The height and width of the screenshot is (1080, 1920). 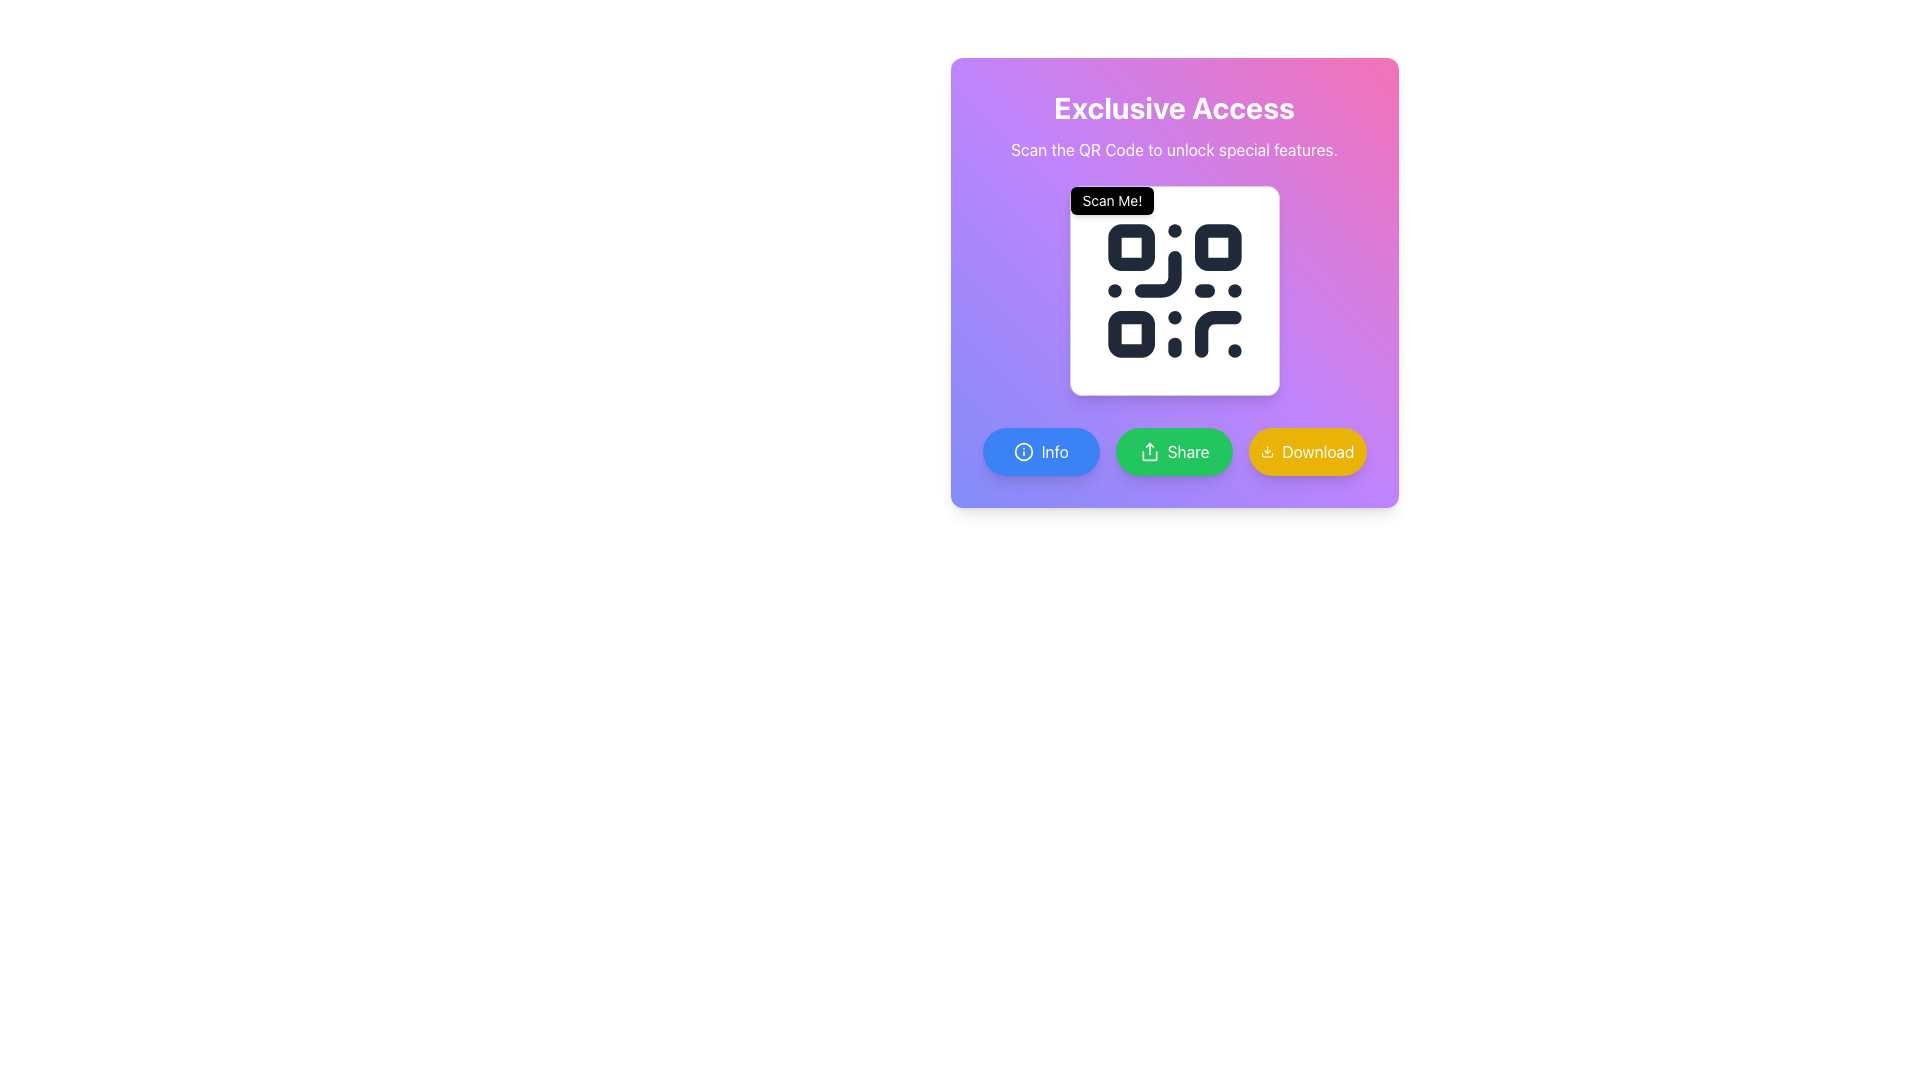 I want to click on the blue circular 'Info' button located on the leftmost side of the horizontal button group beneath the QR code, so click(x=1023, y=451).